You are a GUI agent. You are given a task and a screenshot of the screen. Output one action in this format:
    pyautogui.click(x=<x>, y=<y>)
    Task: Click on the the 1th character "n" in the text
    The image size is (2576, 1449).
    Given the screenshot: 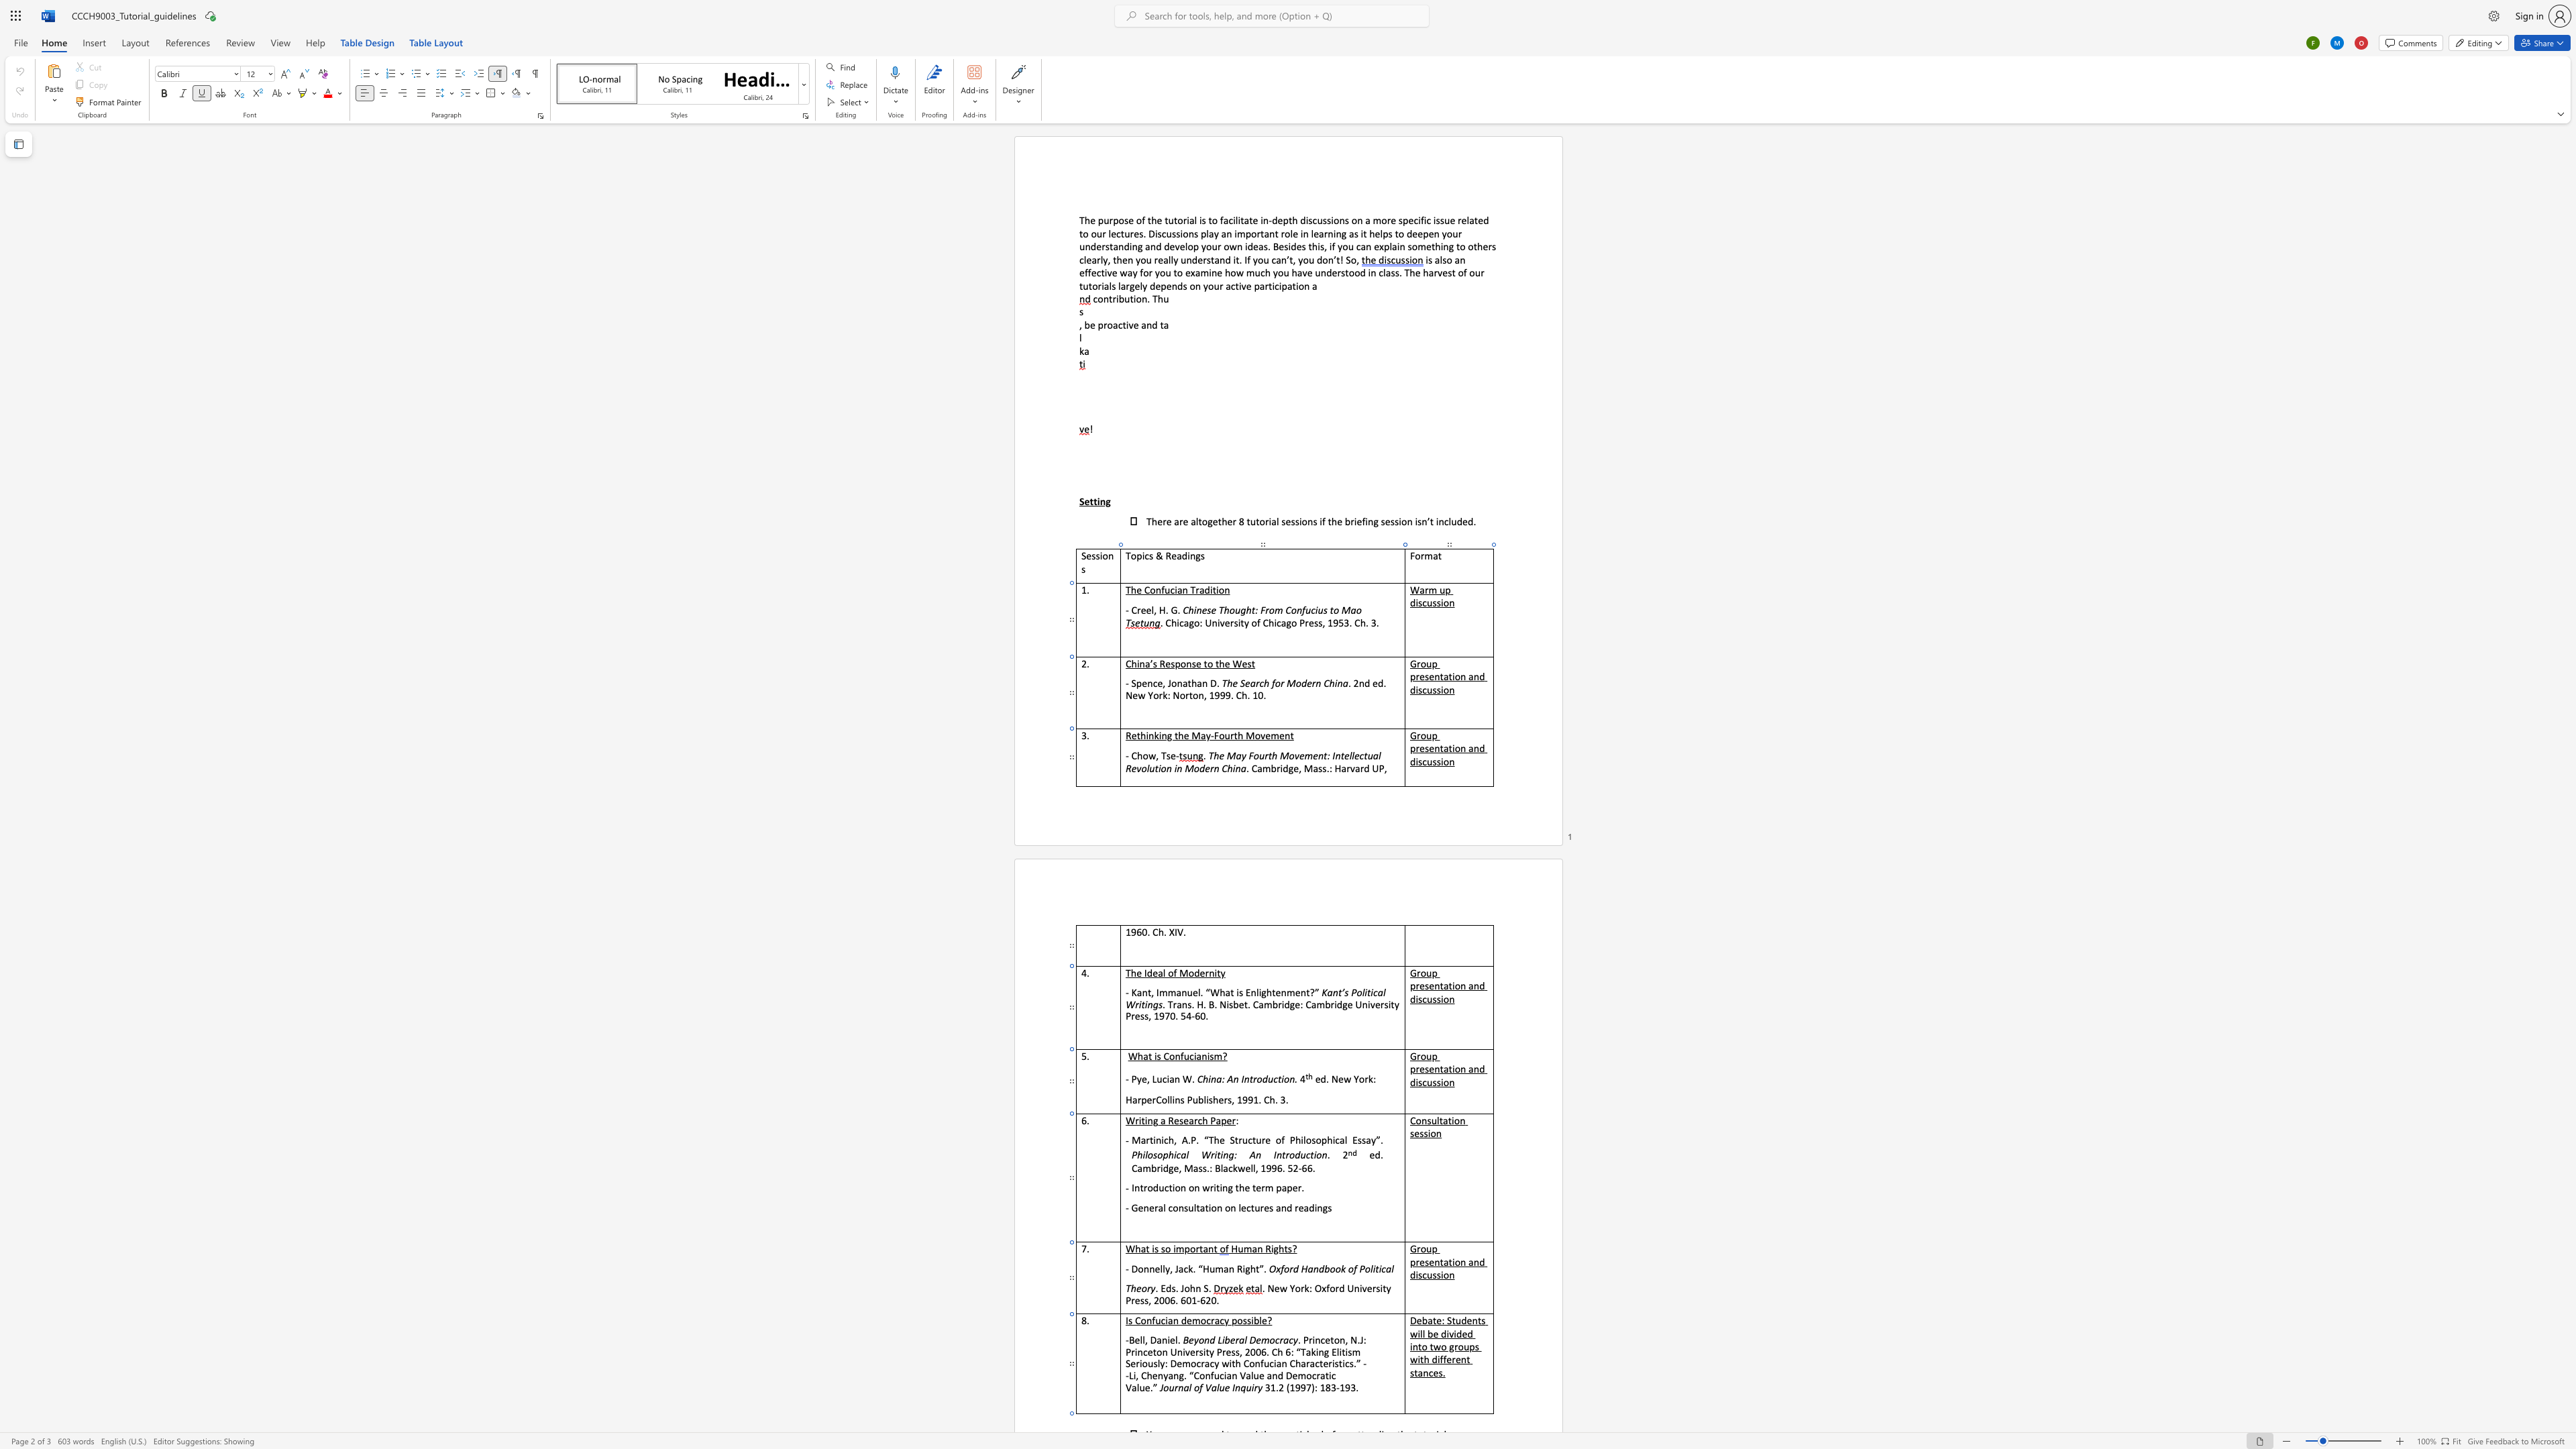 What is the action you would take?
    pyautogui.click(x=1207, y=1339)
    